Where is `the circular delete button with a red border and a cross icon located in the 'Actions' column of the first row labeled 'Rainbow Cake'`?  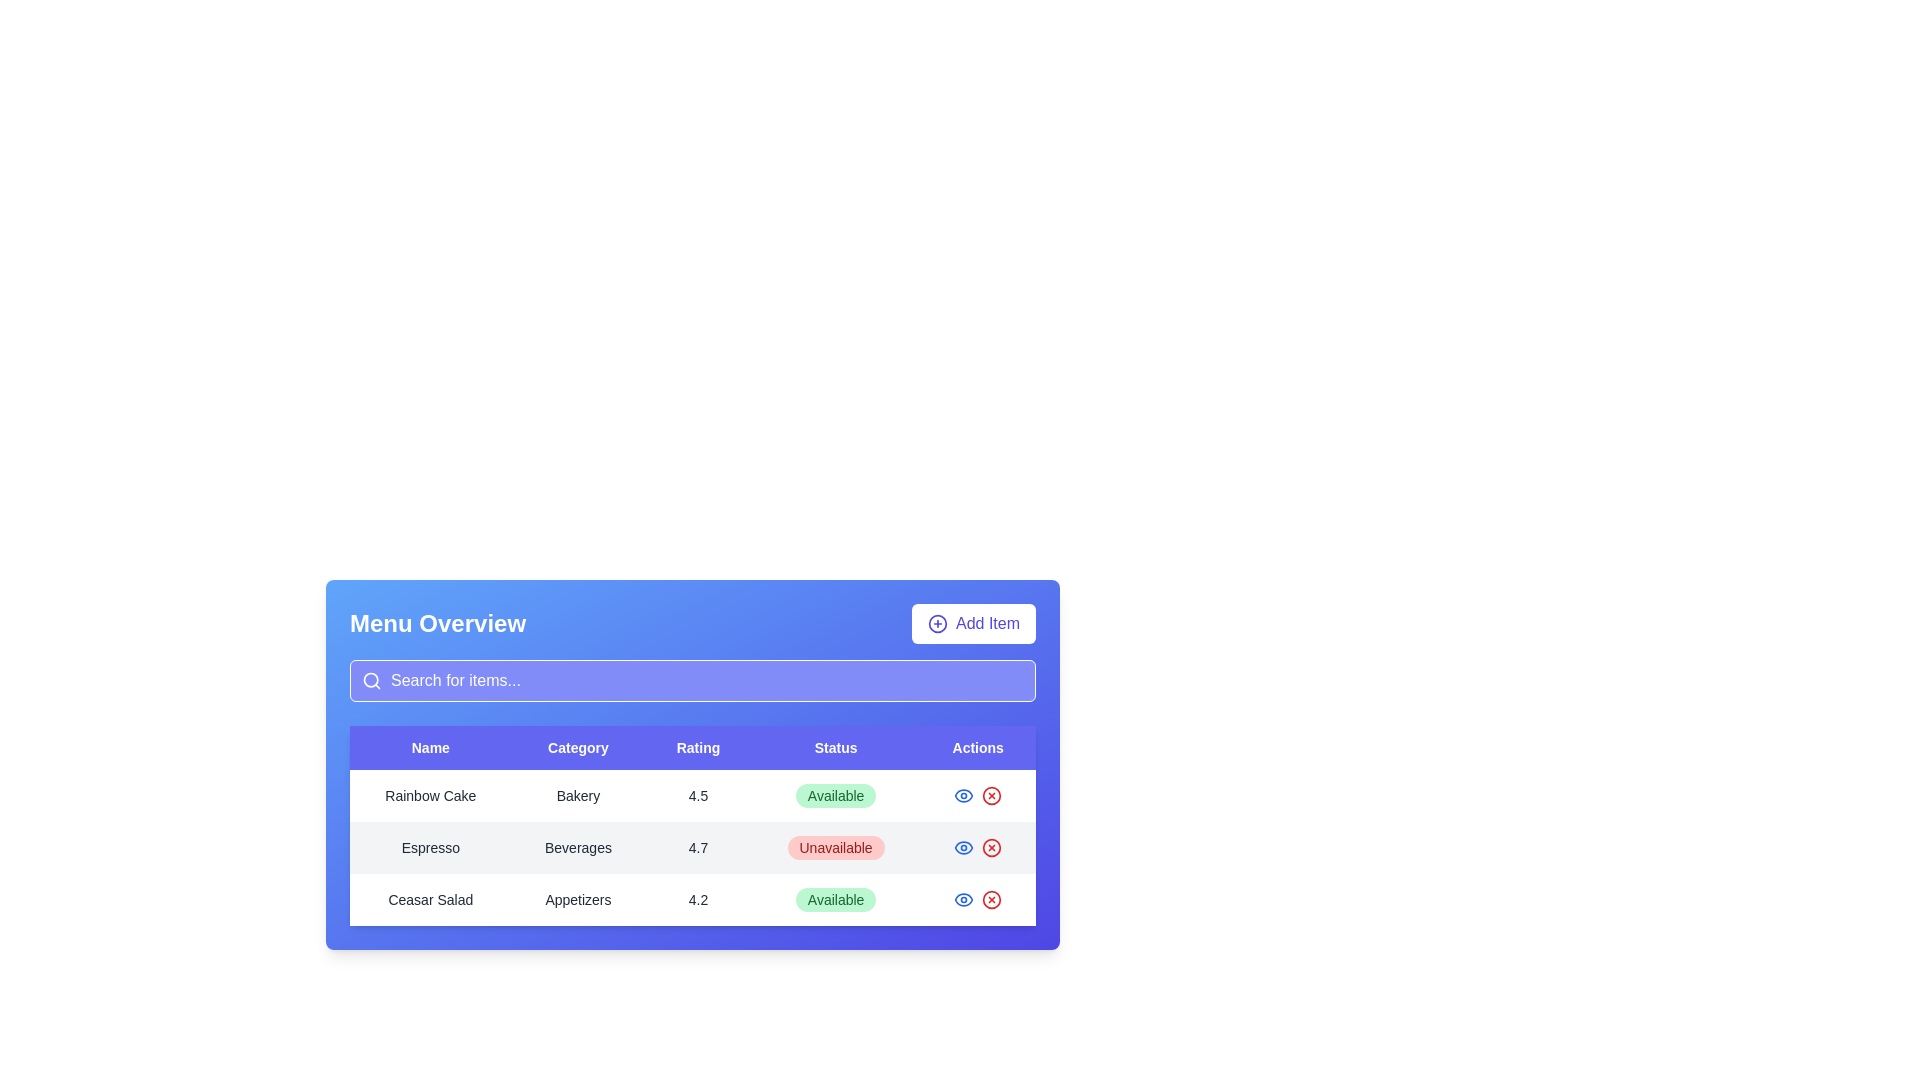 the circular delete button with a red border and a cross icon located in the 'Actions' column of the first row labeled 'Rainbow Cake' is located at coordinates (992, 794).